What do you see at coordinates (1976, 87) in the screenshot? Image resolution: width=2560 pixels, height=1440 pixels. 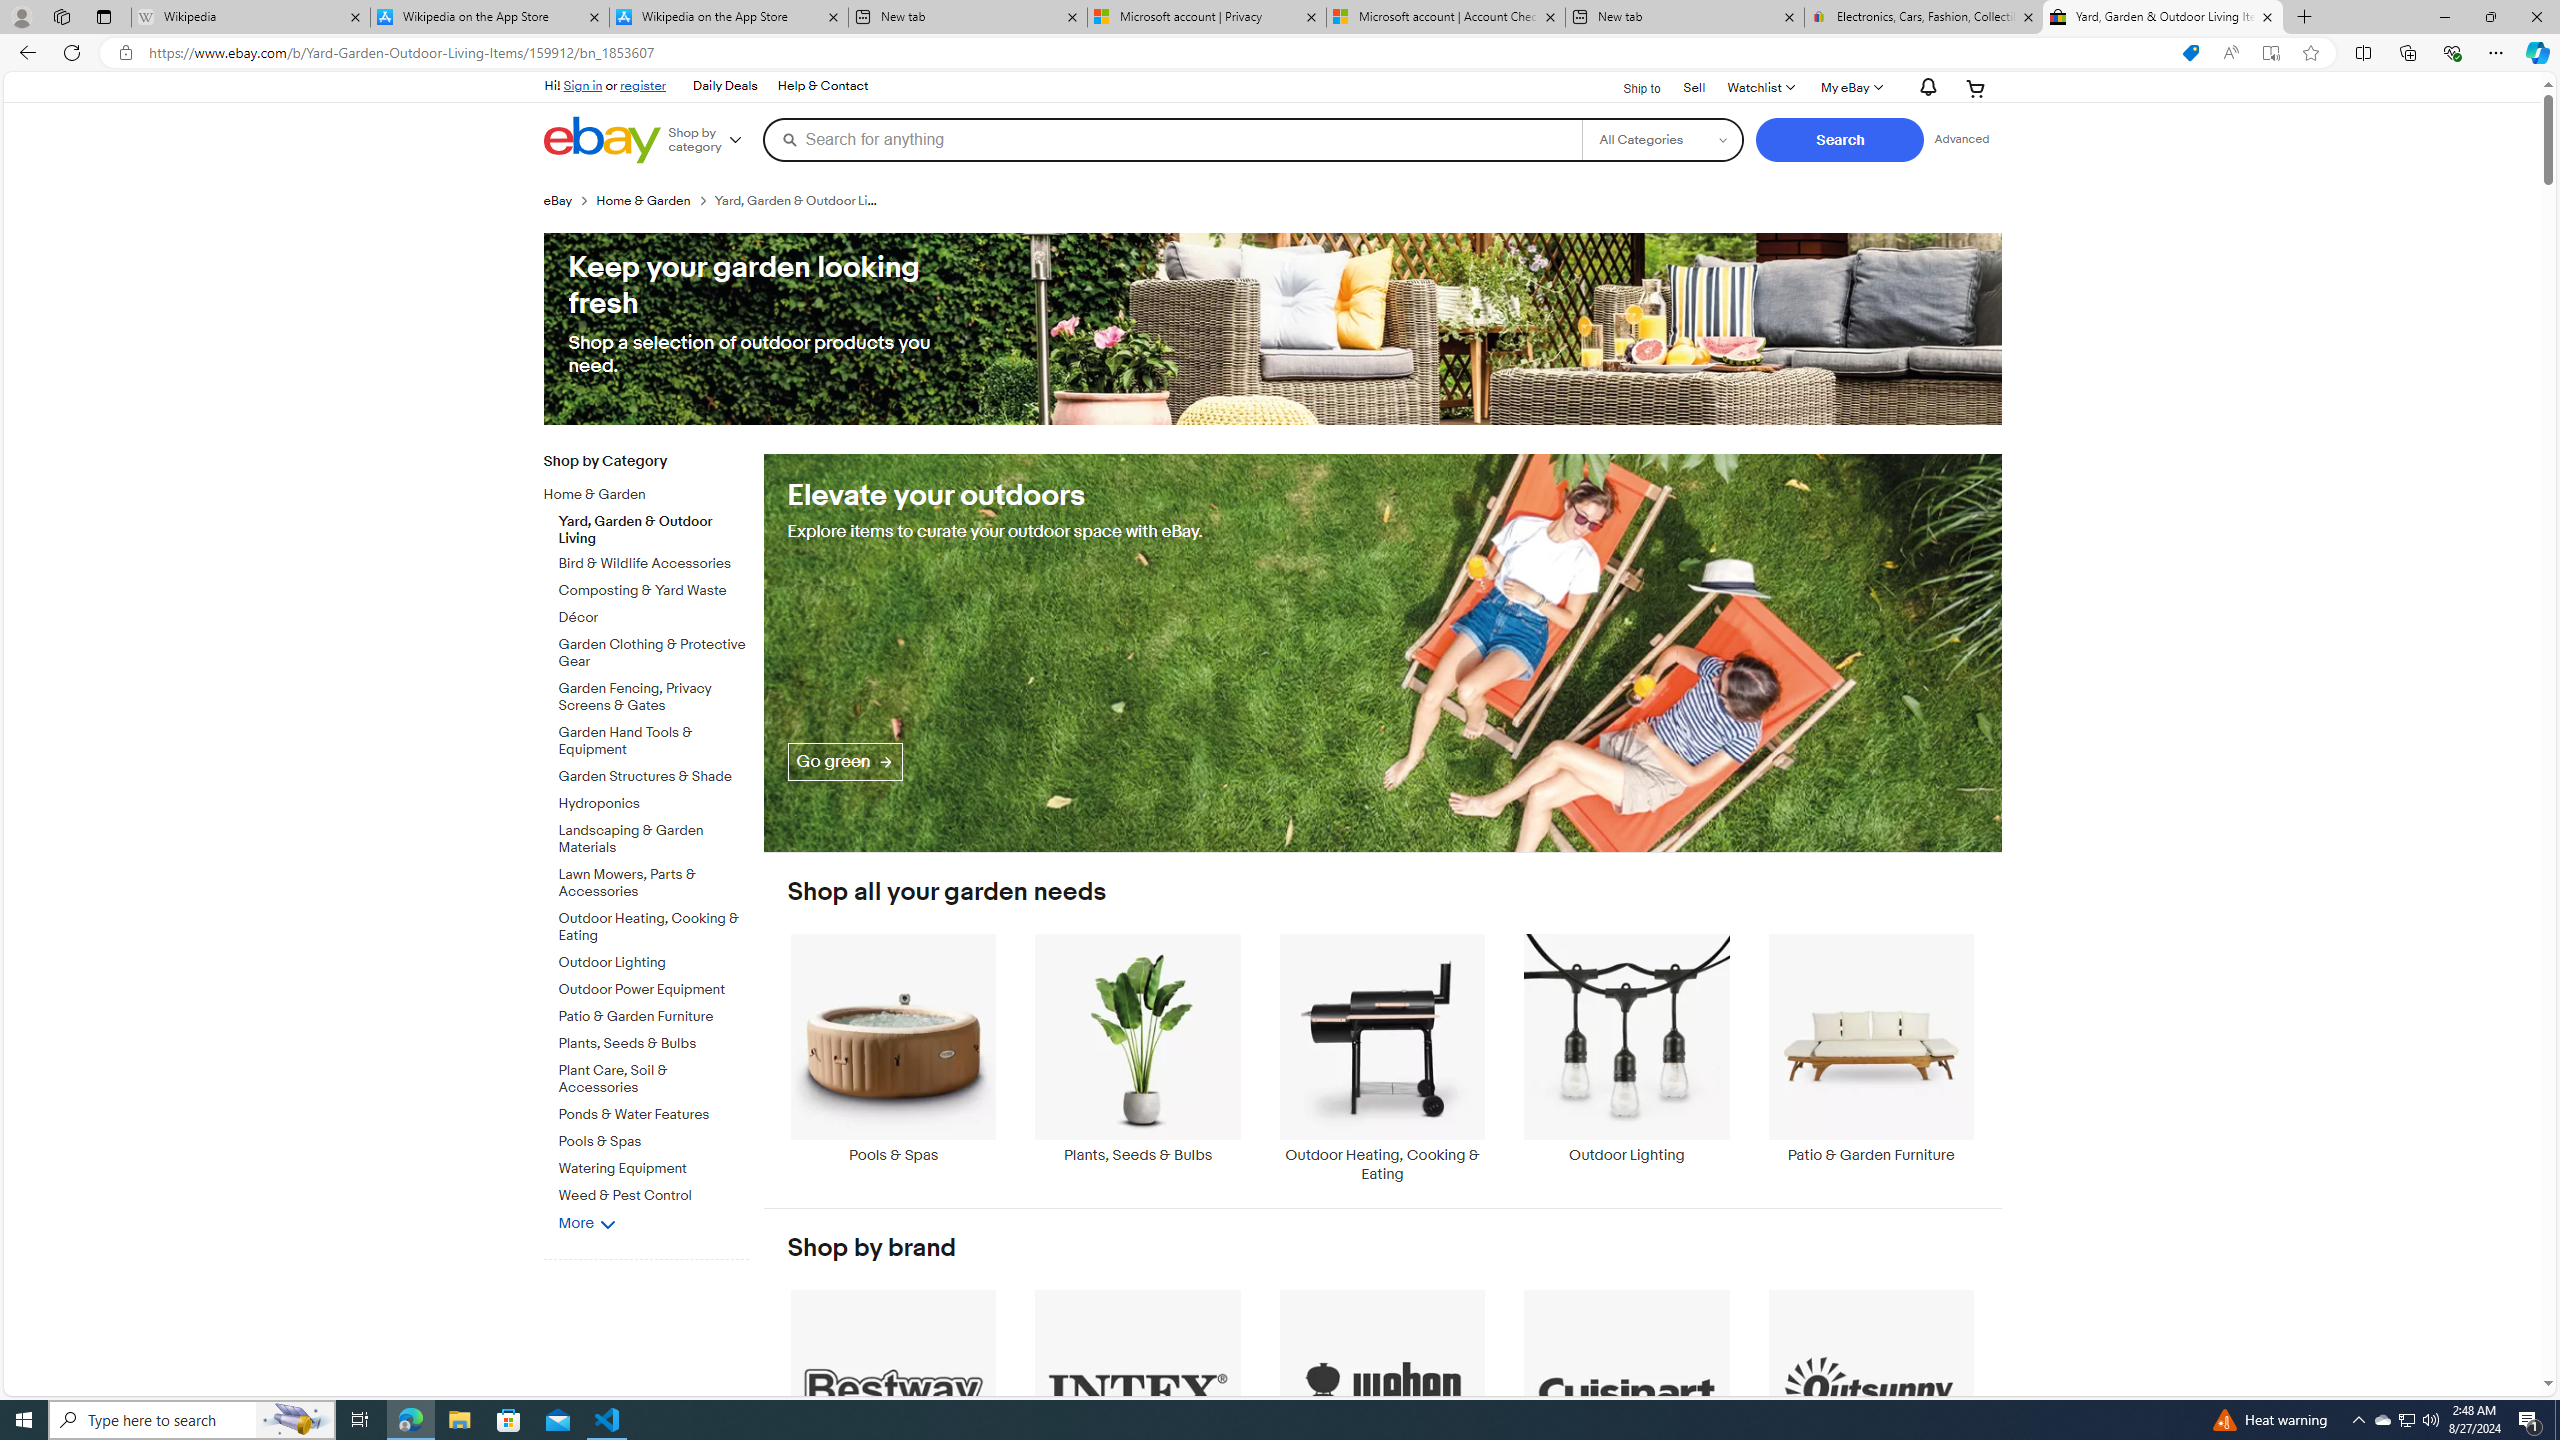 I see `'Your shopping cart'` at bounding box center [1976, 87].